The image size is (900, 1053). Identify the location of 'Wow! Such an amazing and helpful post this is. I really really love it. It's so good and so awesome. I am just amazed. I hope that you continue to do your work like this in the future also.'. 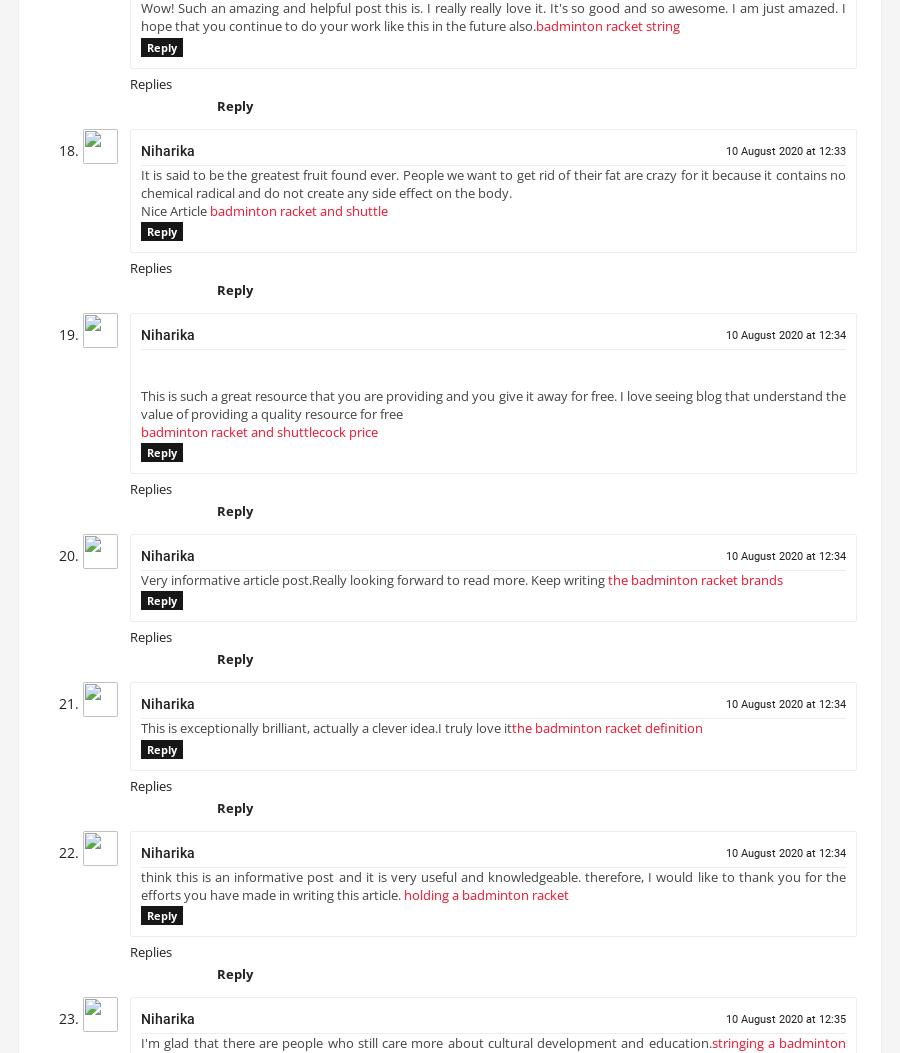
(492, 24).